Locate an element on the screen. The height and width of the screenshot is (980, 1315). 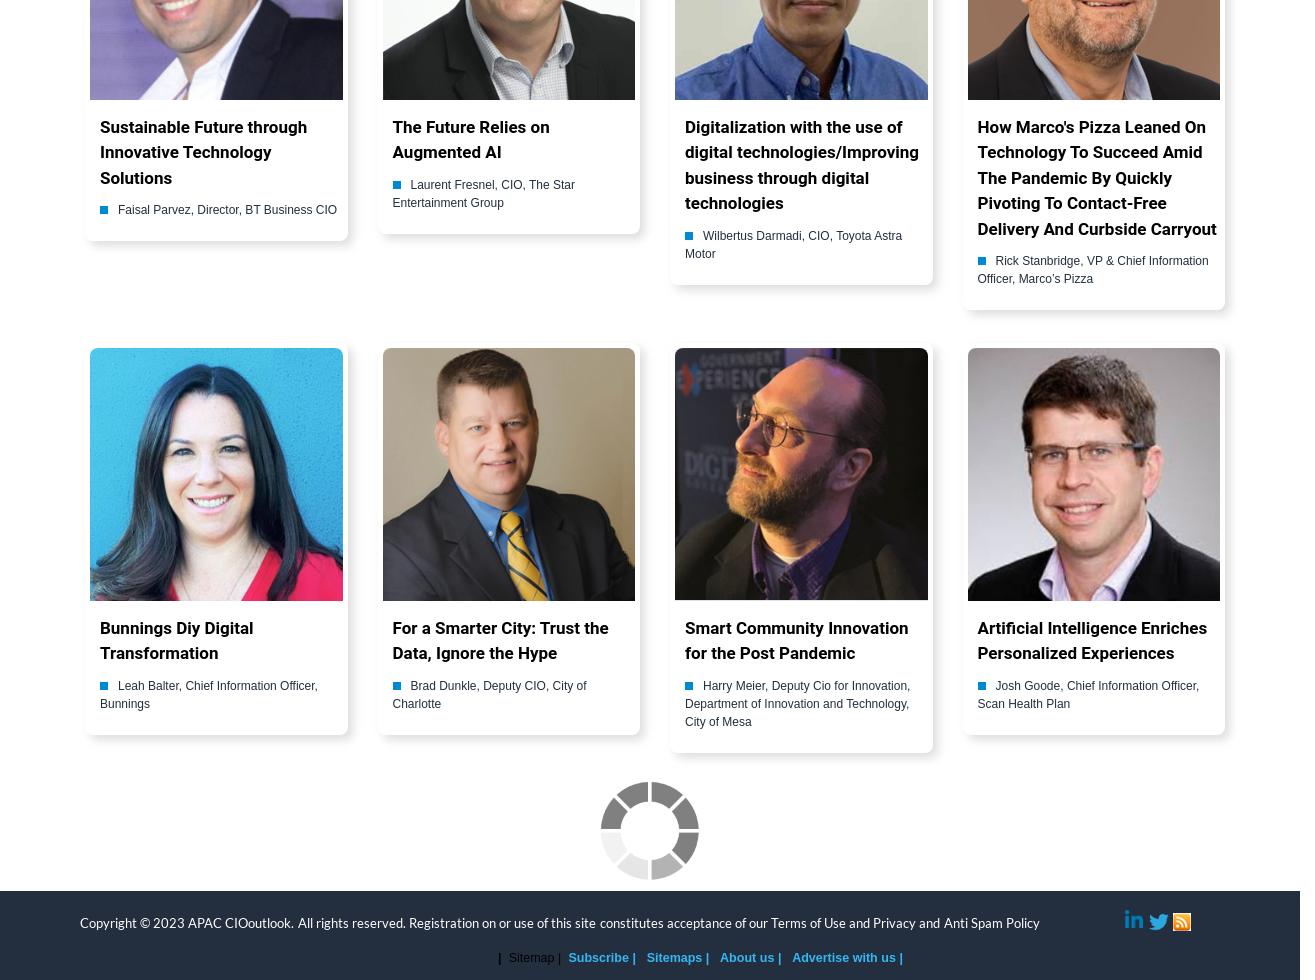
'About us |' is located at coordinates (718, 956).